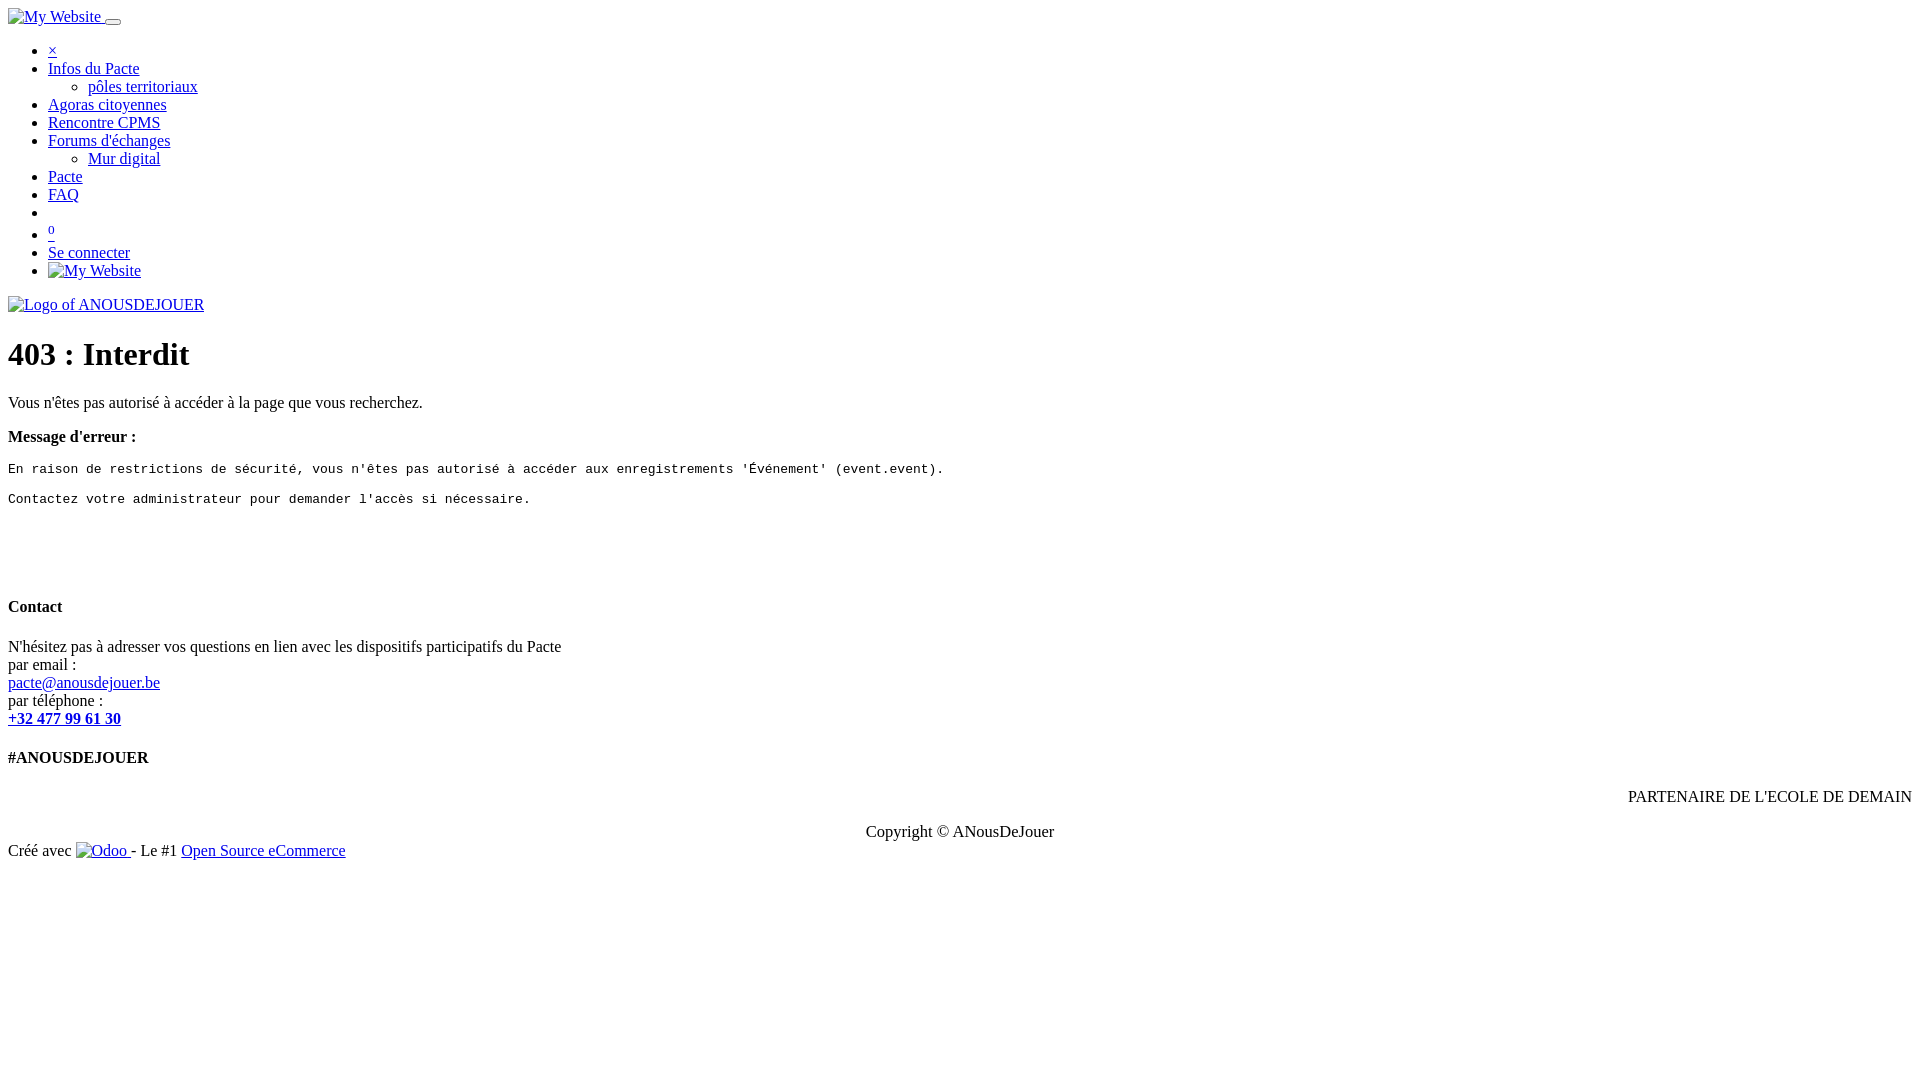 The image size is (1920, 1080). What do you see at coordinates (54, 16) in the screenshot?
I see `'My Website'` at bounding box center [54, 16].